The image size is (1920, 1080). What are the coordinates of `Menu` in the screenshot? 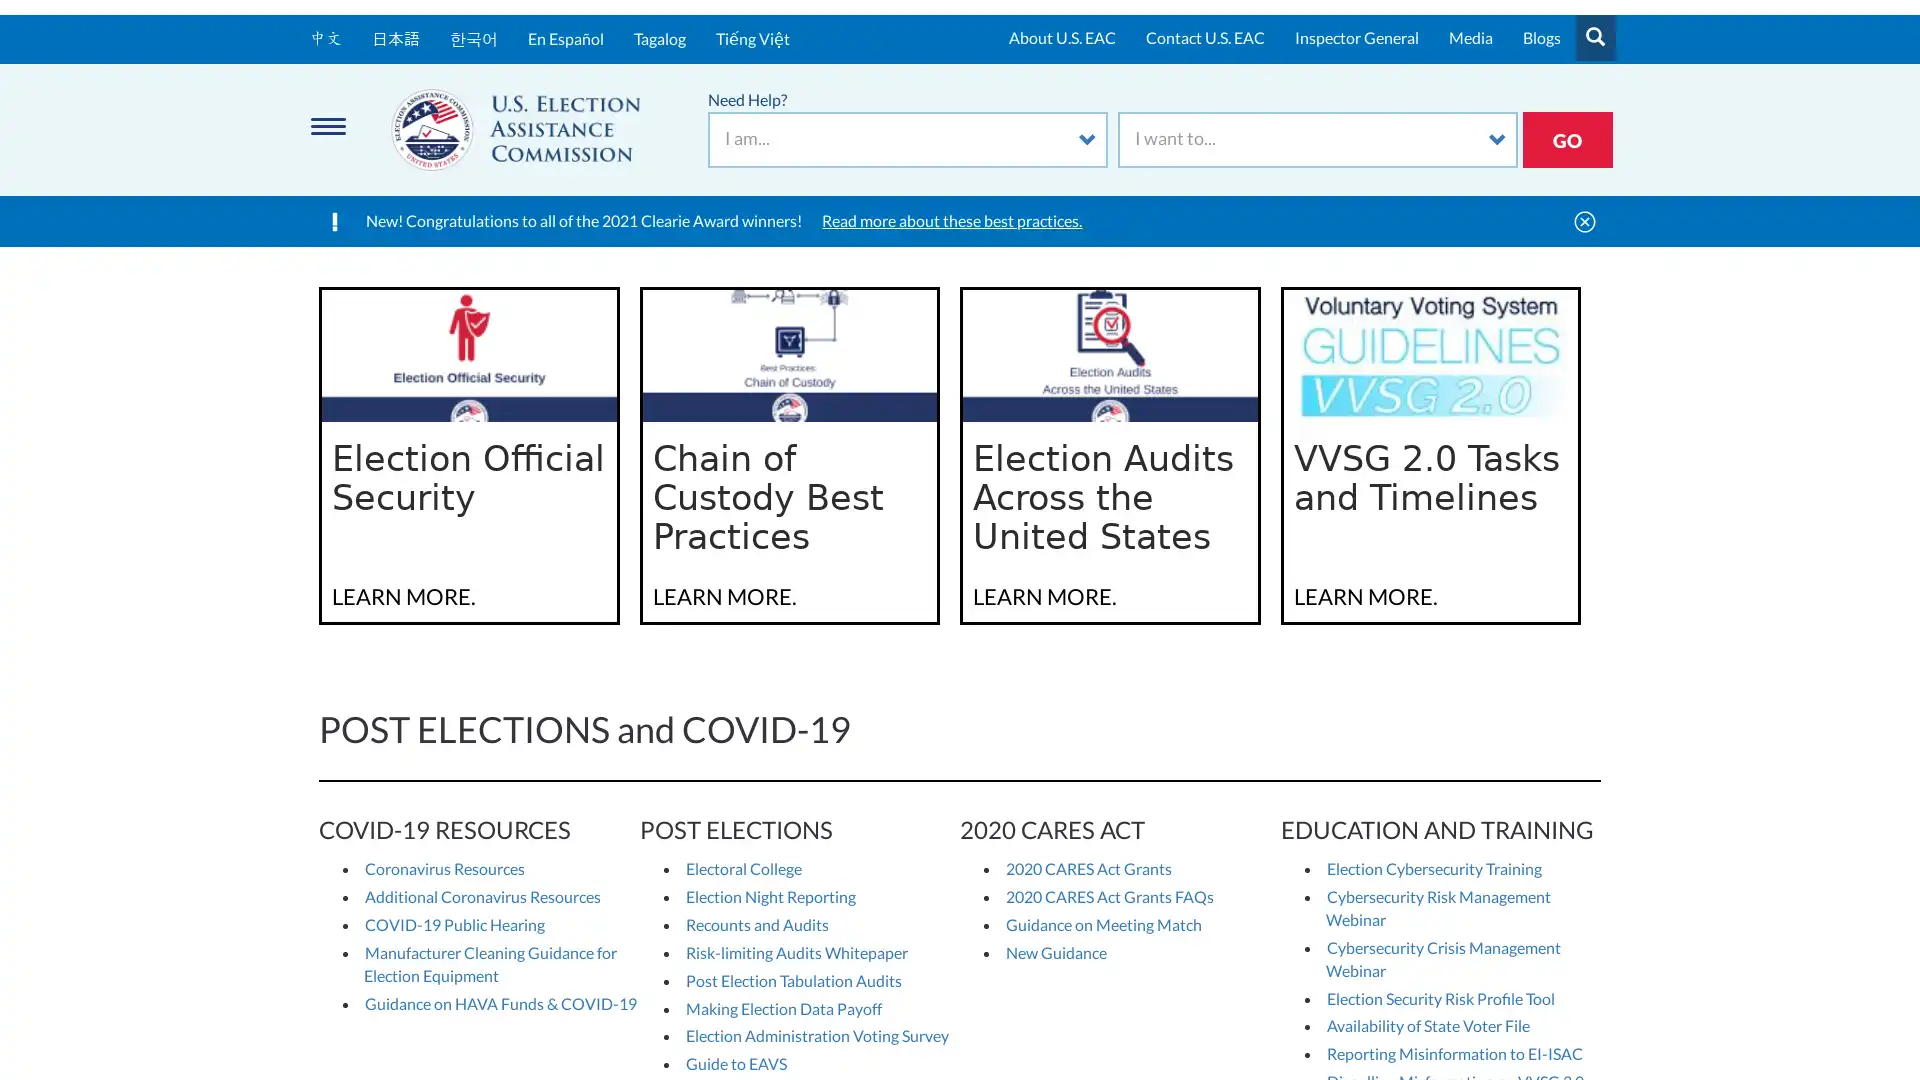 It's located at (329, 126).